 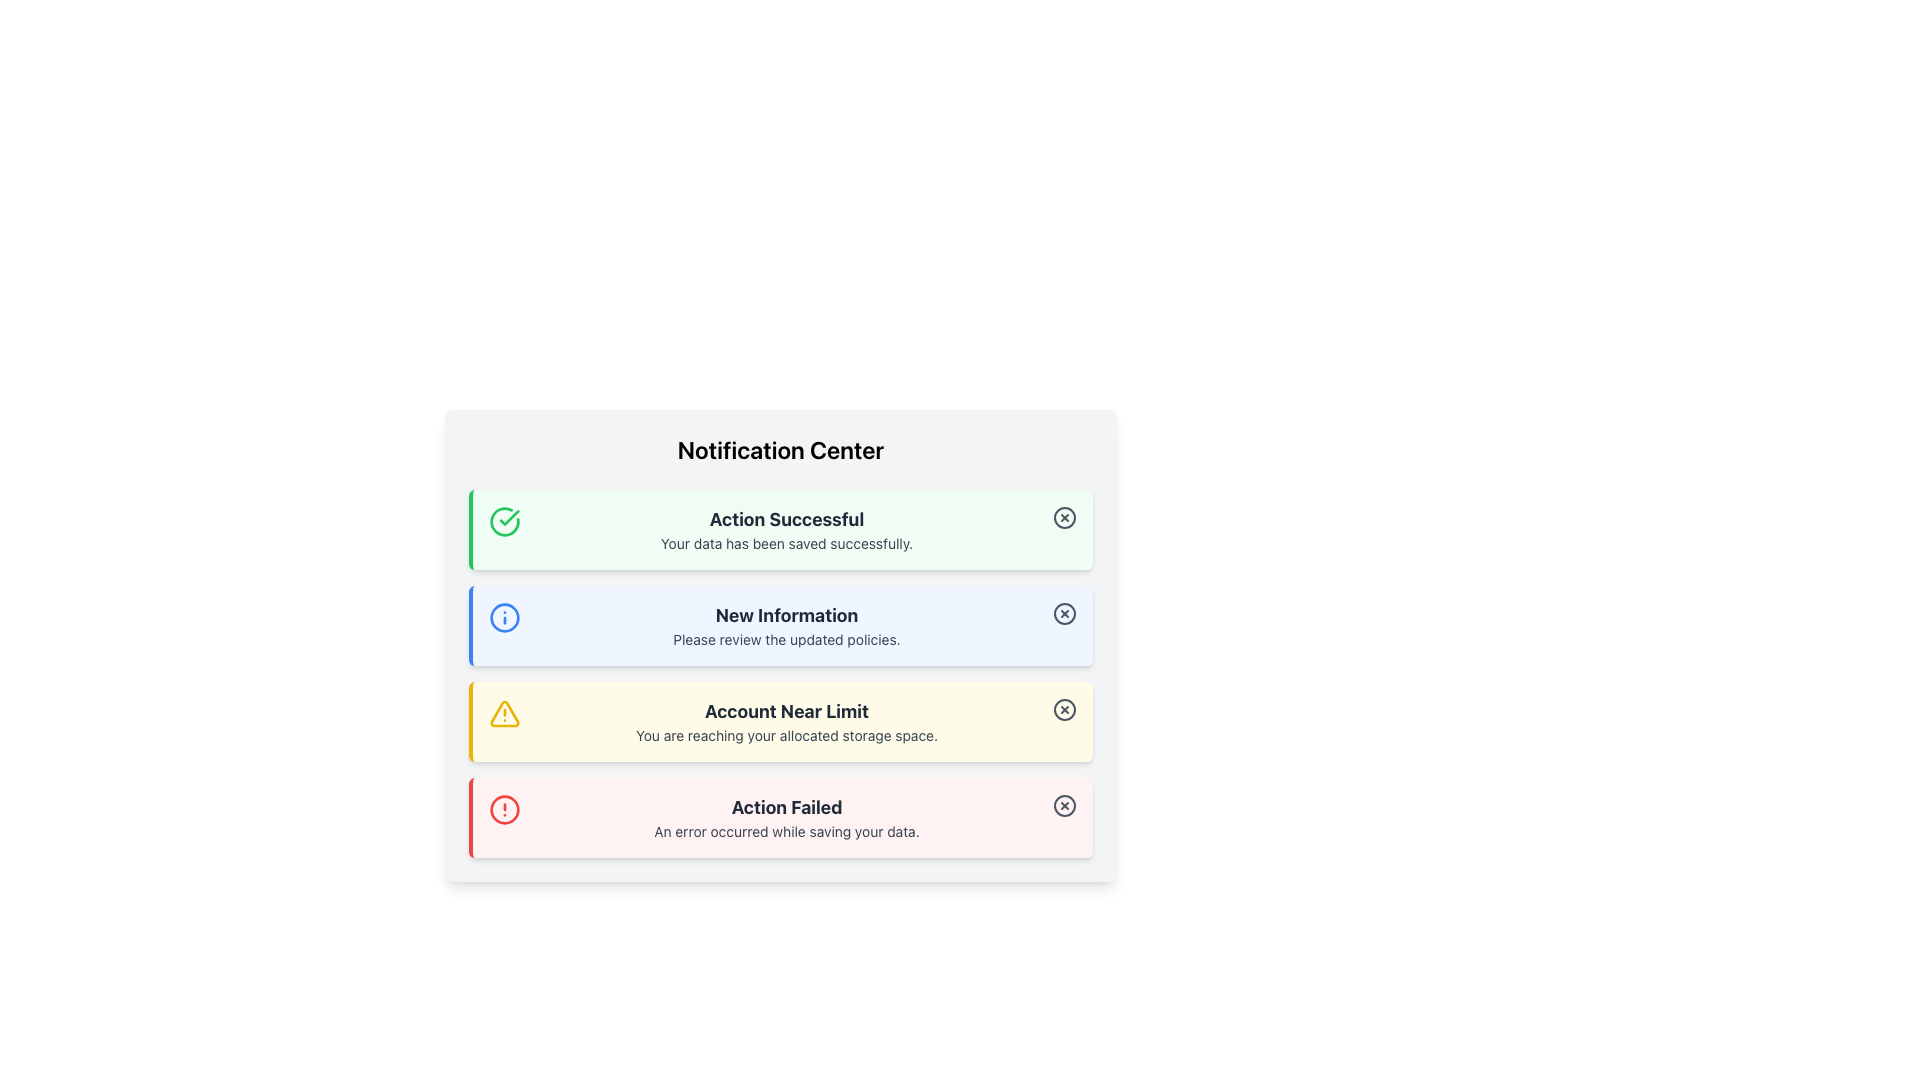 I want to click on the text reading 'Your data has been saved successfully.' which is styled in a small gray font and located directly beneath the bold 'Action Successful' heading in a green-highlighted notification panel, so click(x=786, y=543).